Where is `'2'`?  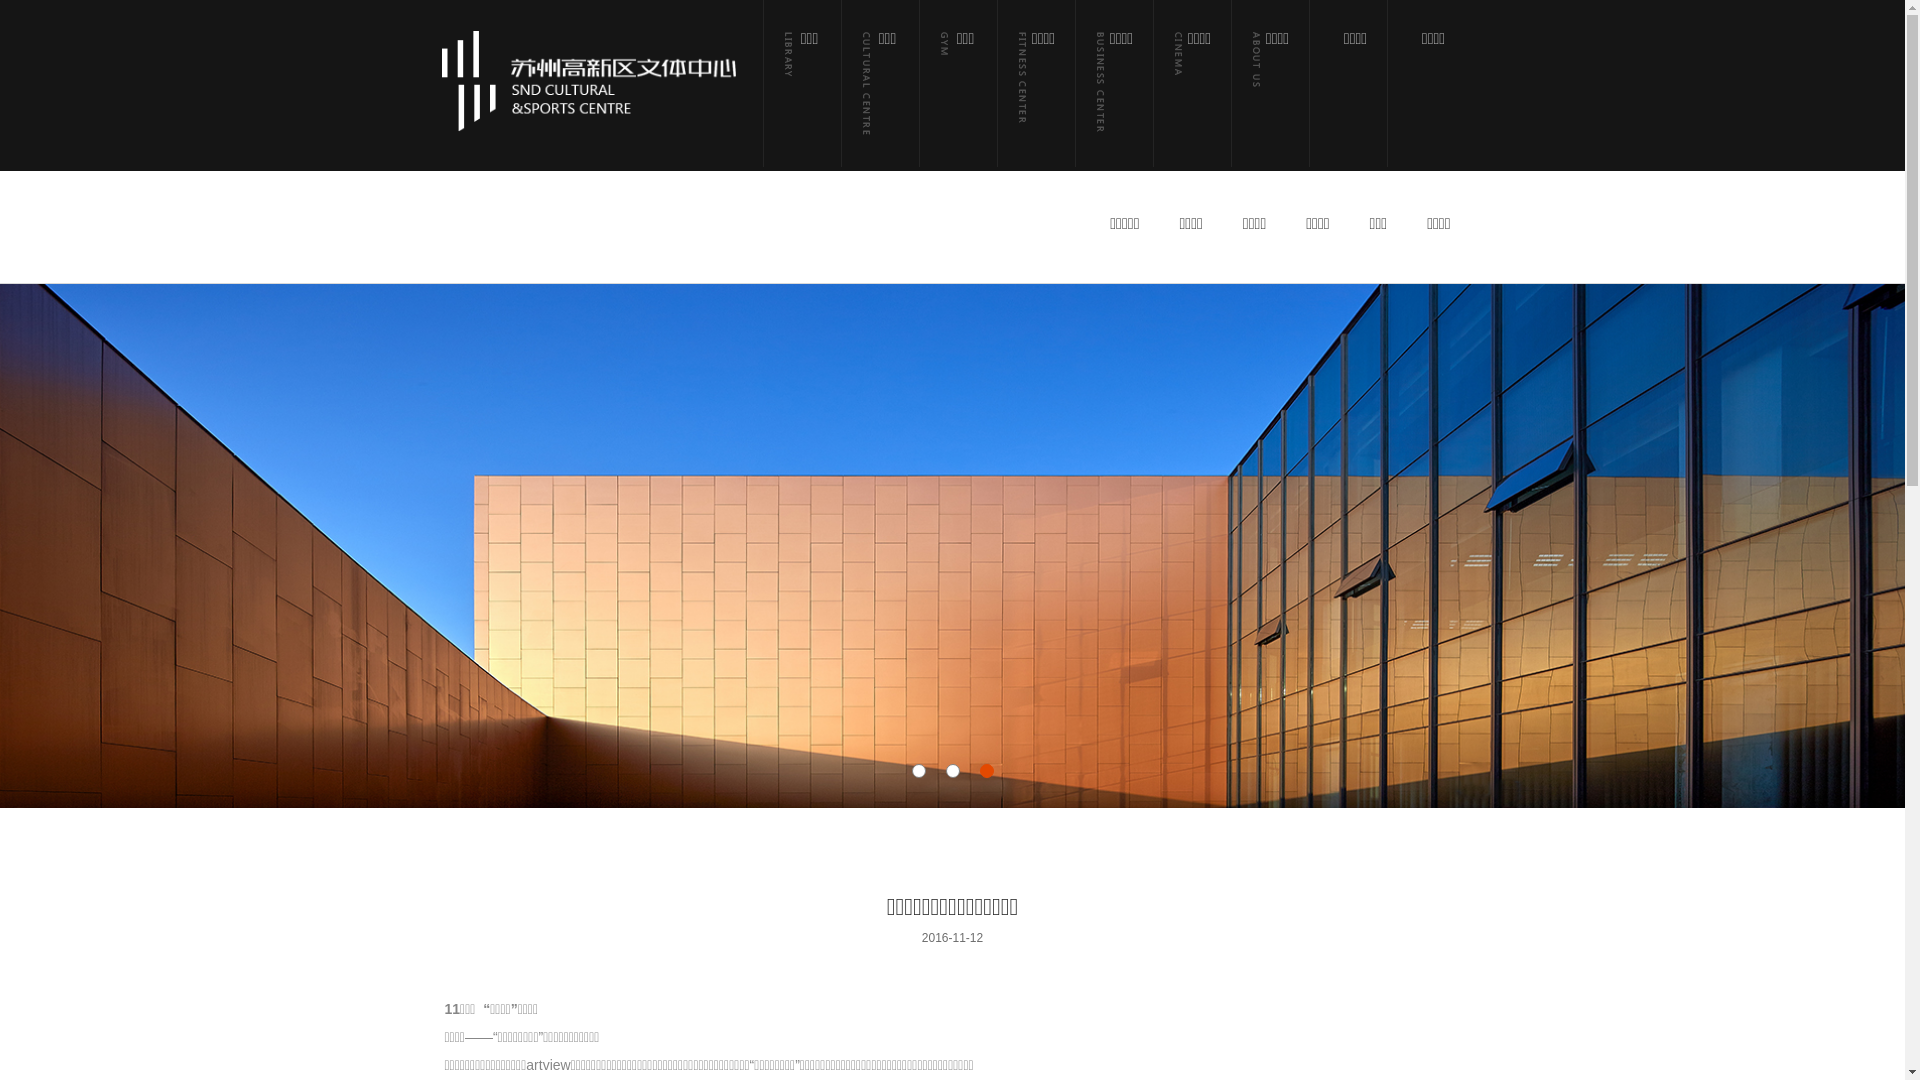 '2' is located at coordinates (952, 770).